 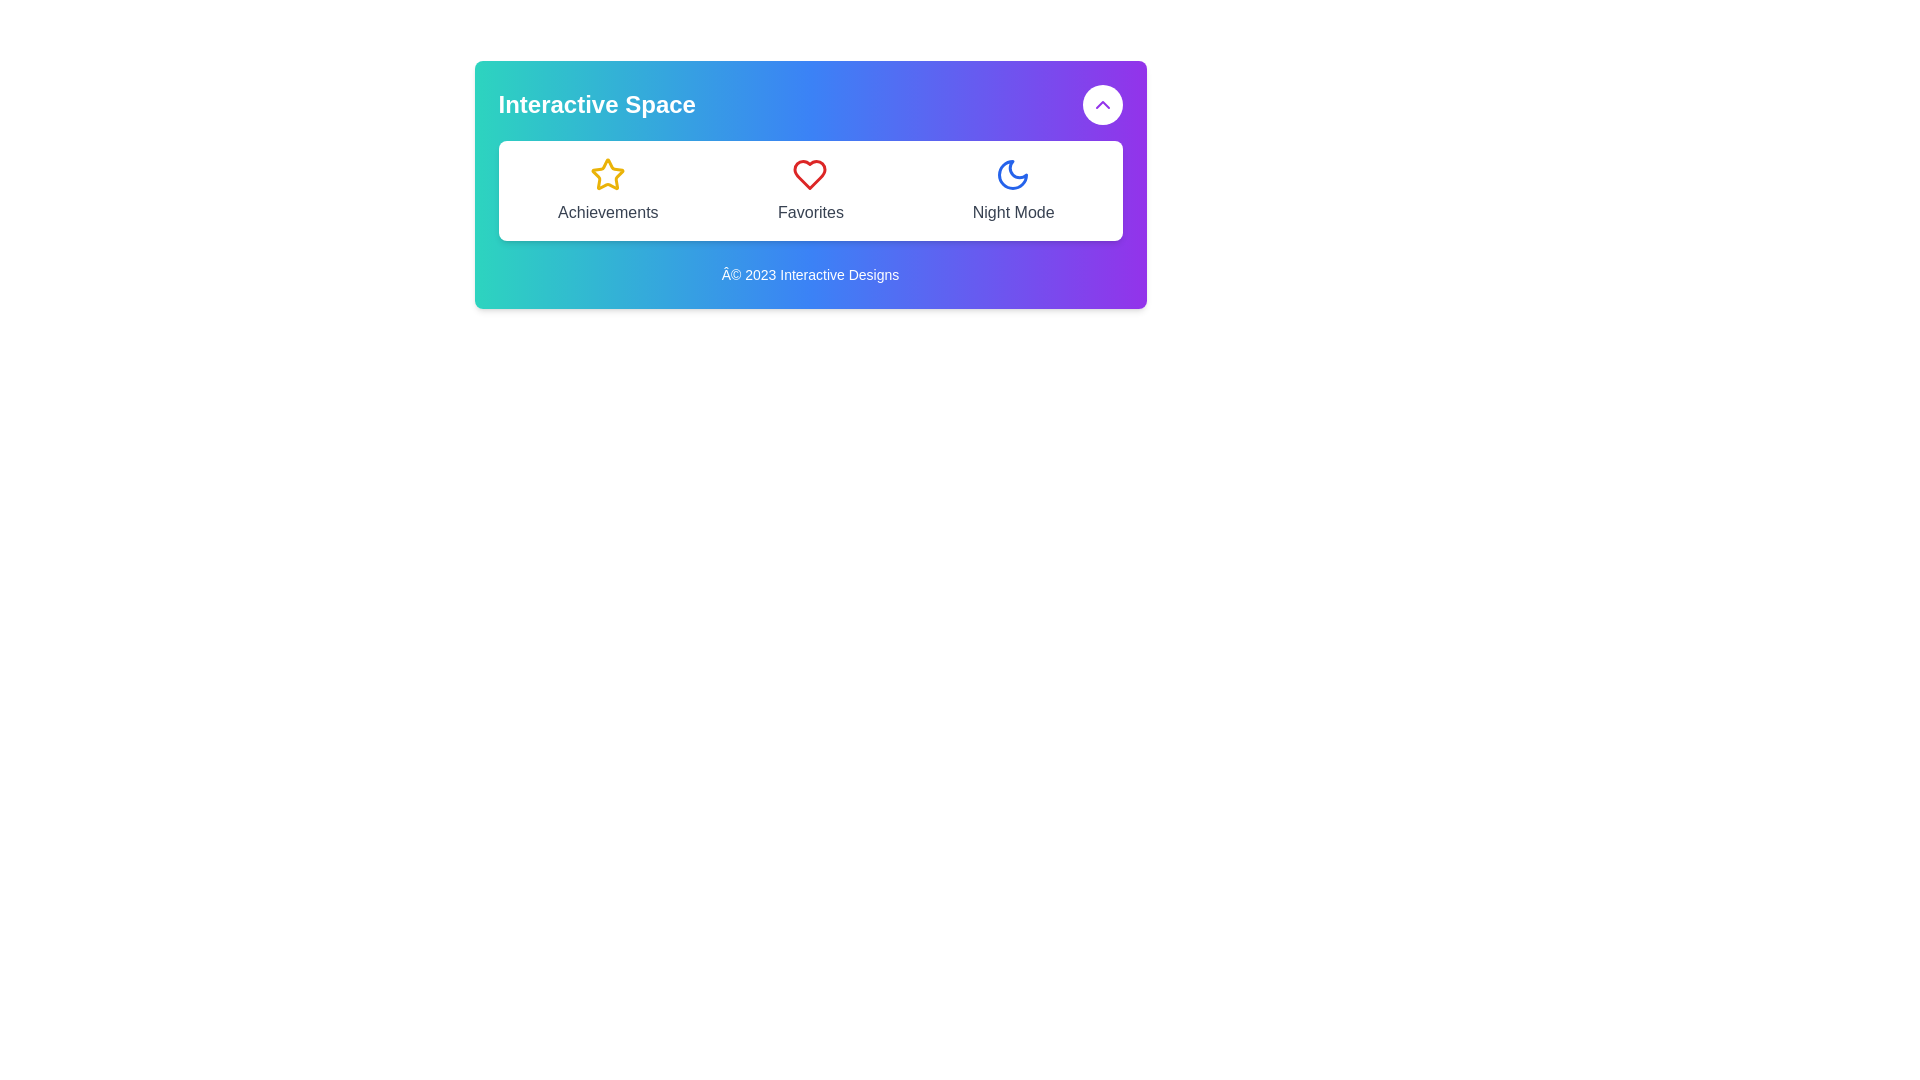 What do you see at coordinates (606, 173) in the screenshot?
I see `the stylized star icon with a yellow outline and transparent fill, located in the 'Achievements' group, positioned leftmost in a row of icons above the 'Achievements' label` at bounding box center [606, 173].